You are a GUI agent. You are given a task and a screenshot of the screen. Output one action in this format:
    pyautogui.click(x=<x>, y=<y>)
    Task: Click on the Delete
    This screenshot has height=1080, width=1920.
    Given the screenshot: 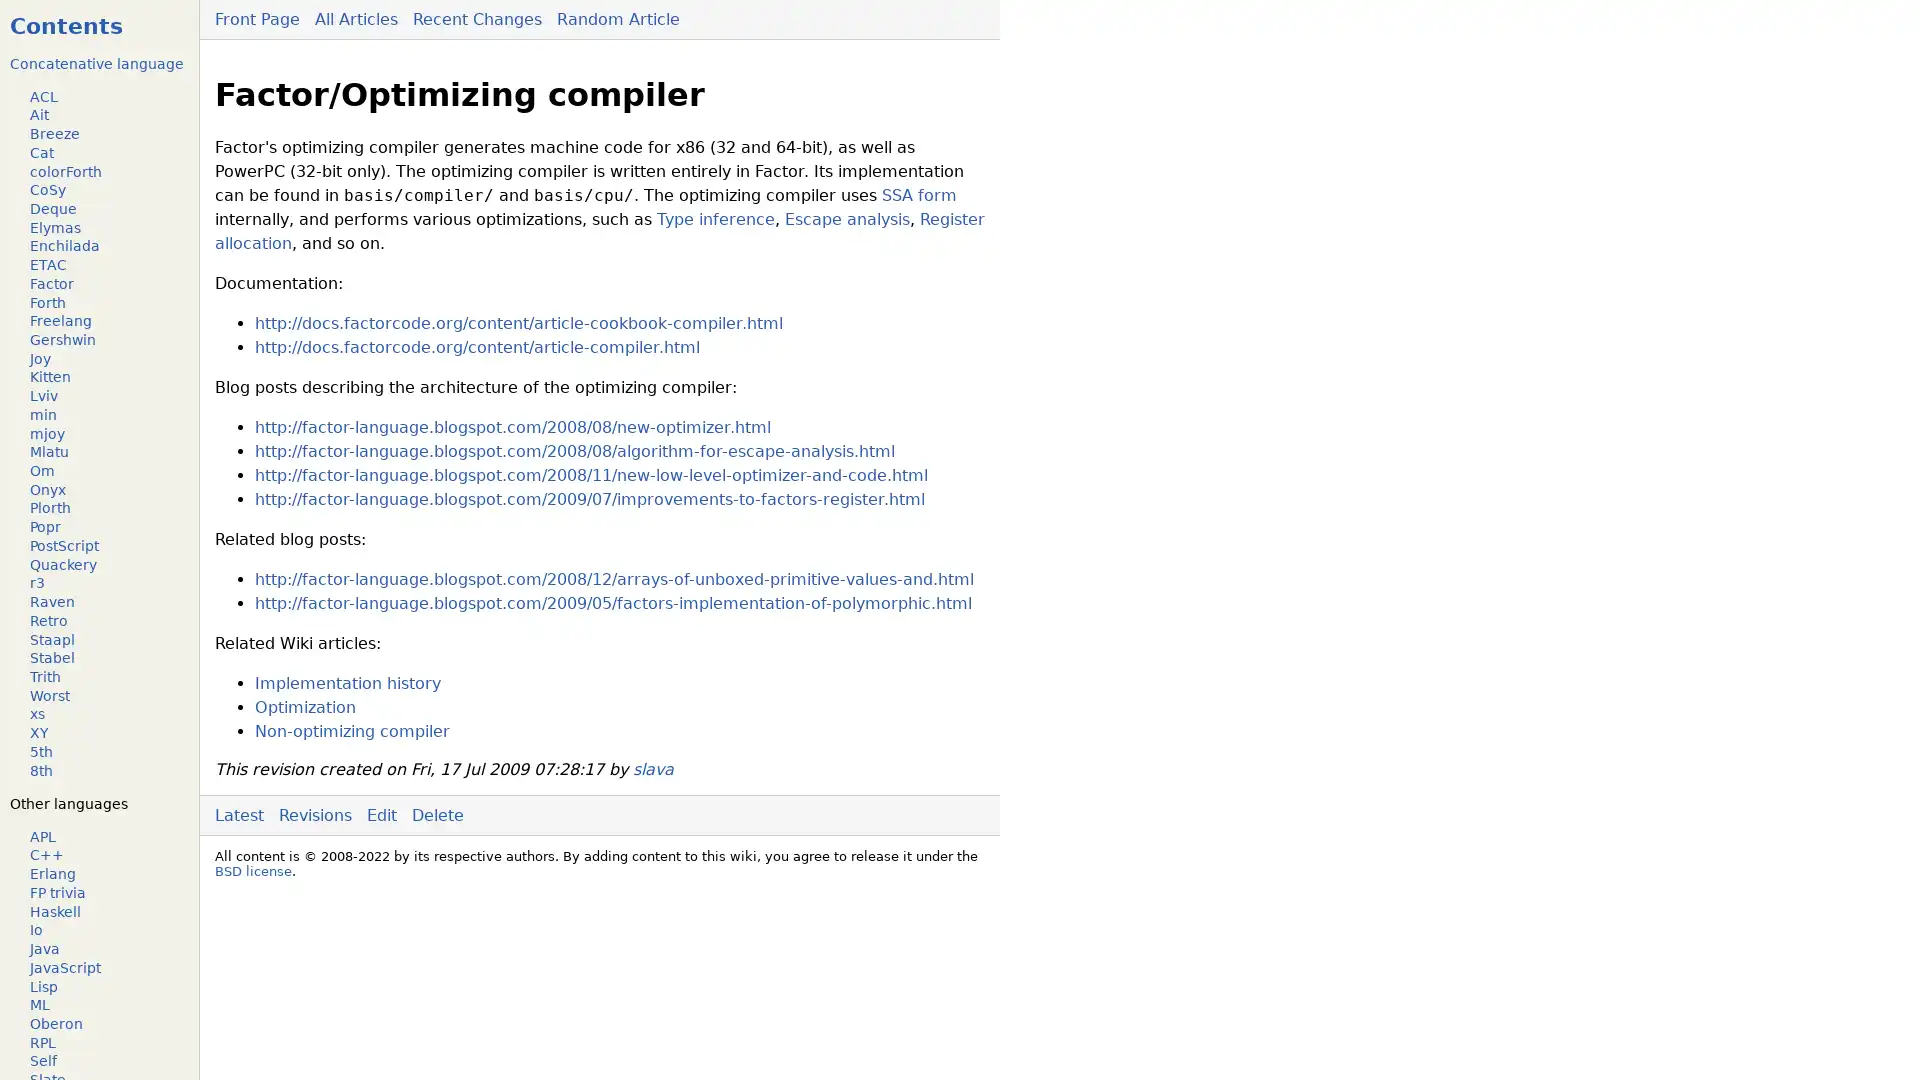 What is the action you would take?
    pyautogui.click(x=436, y=814)
    